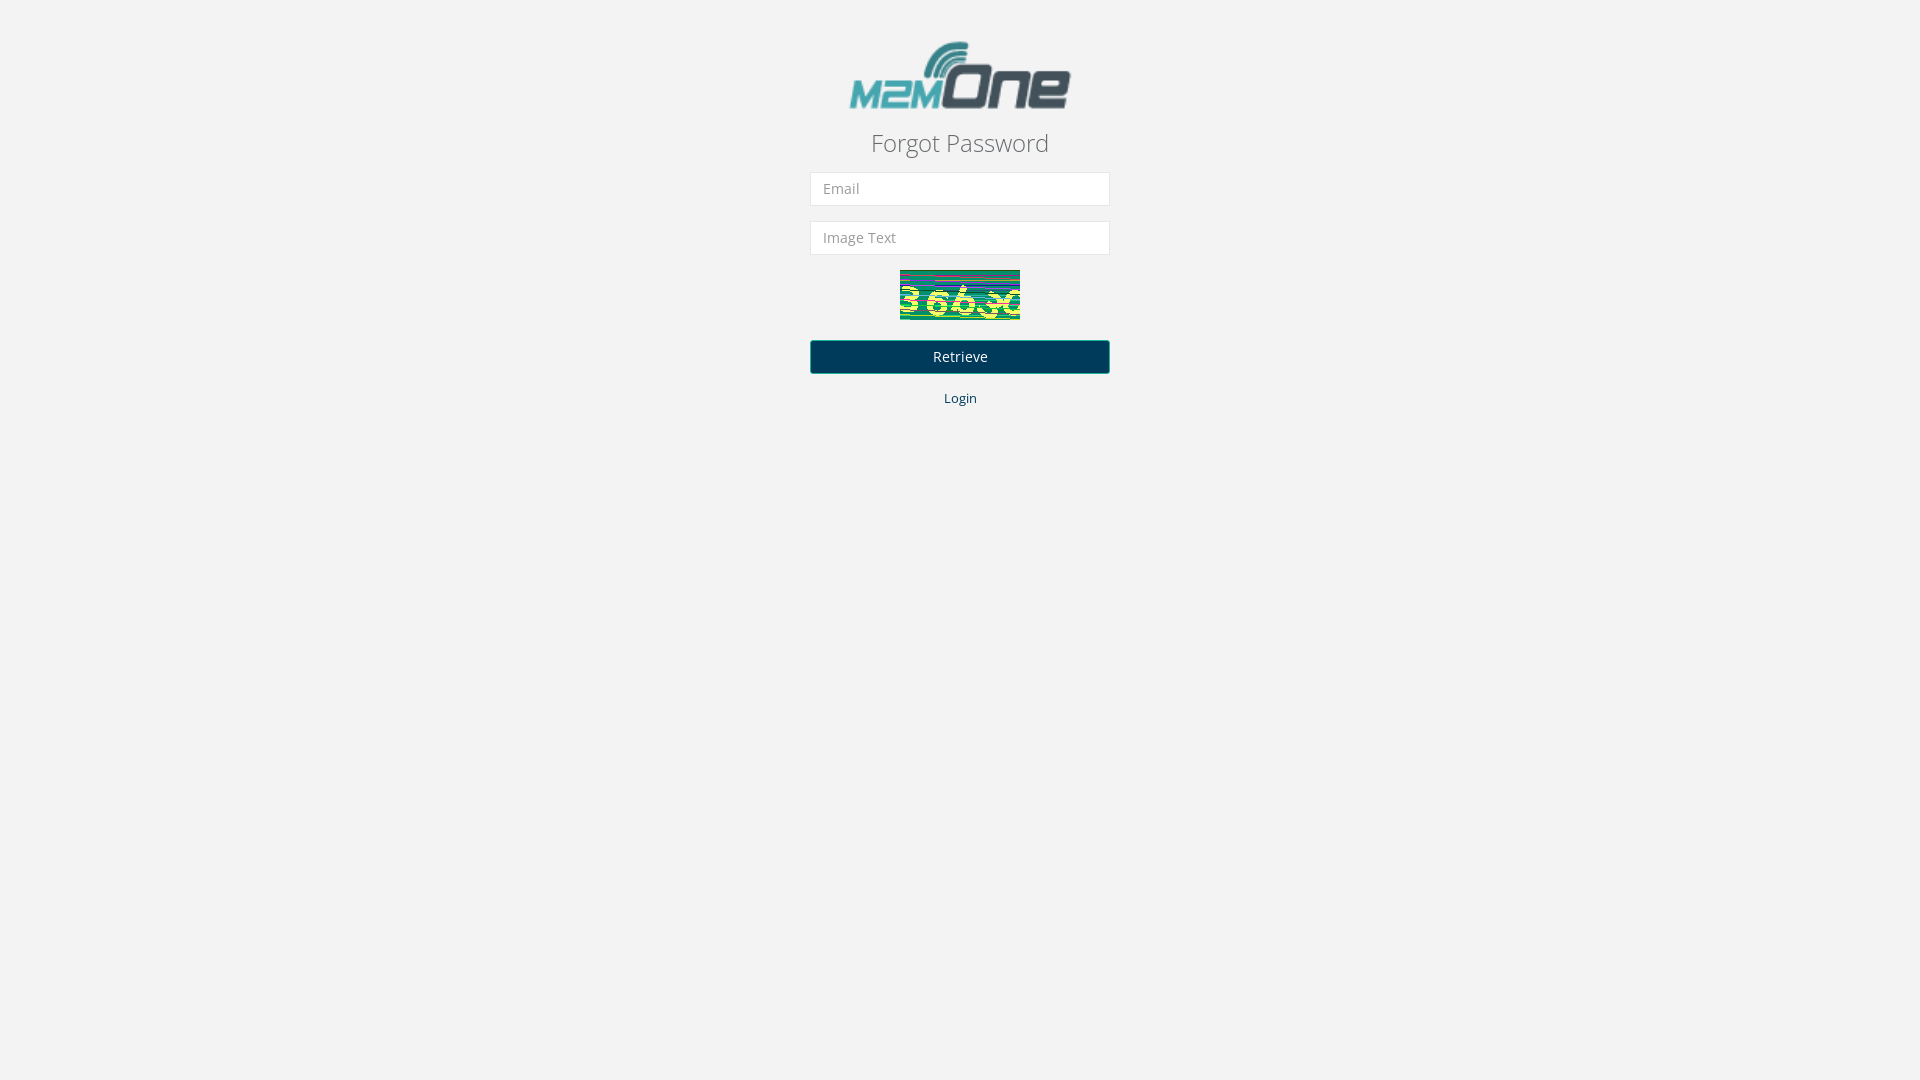  Describe the element at coordinates (960, 356) in the screenshot. I see `'Retrieve'` at that location.